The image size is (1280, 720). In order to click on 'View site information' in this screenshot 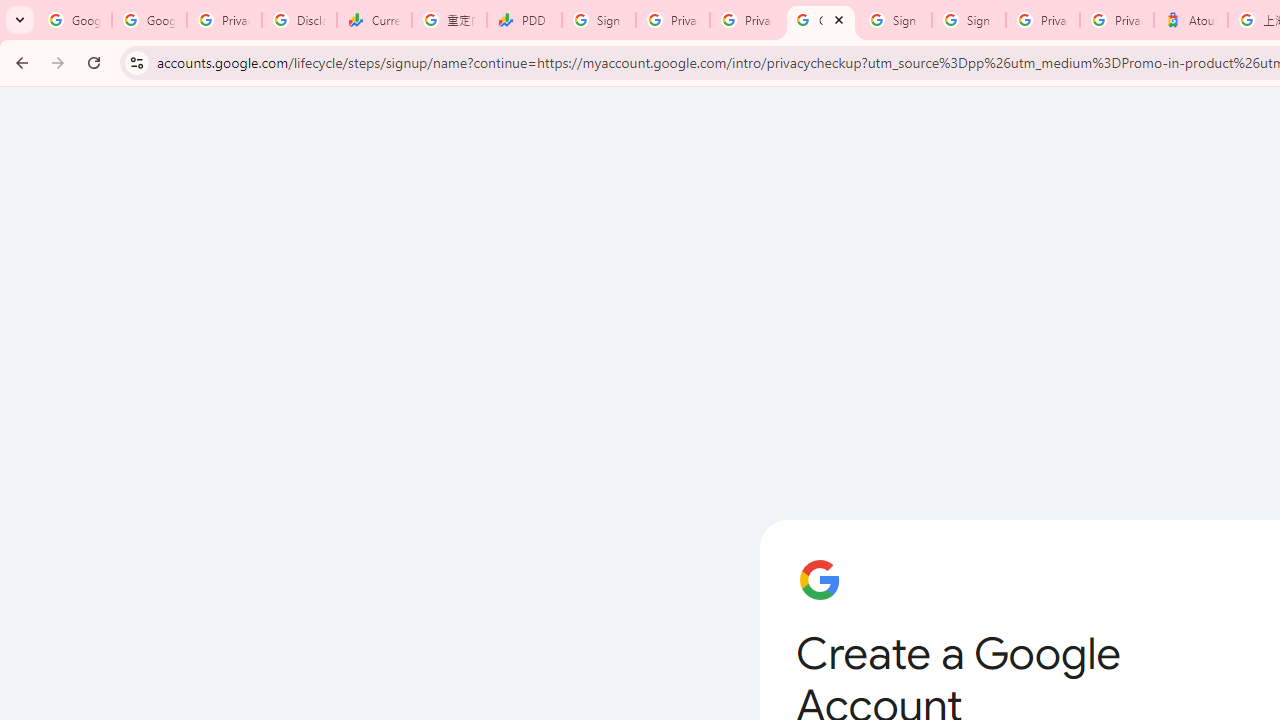, I will do `click(135, 61)`.